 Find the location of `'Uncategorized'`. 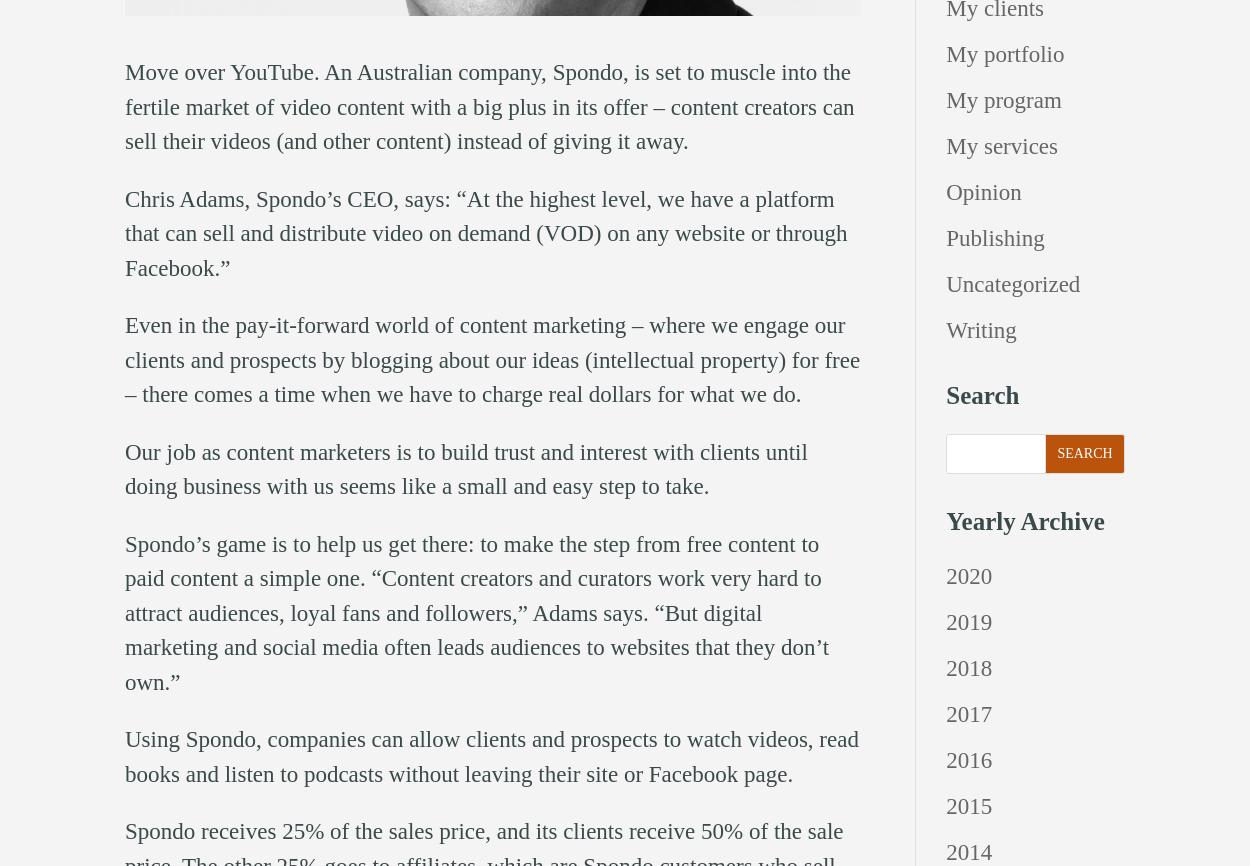

'Uncategorized' is located at coordinates (1013, 282).